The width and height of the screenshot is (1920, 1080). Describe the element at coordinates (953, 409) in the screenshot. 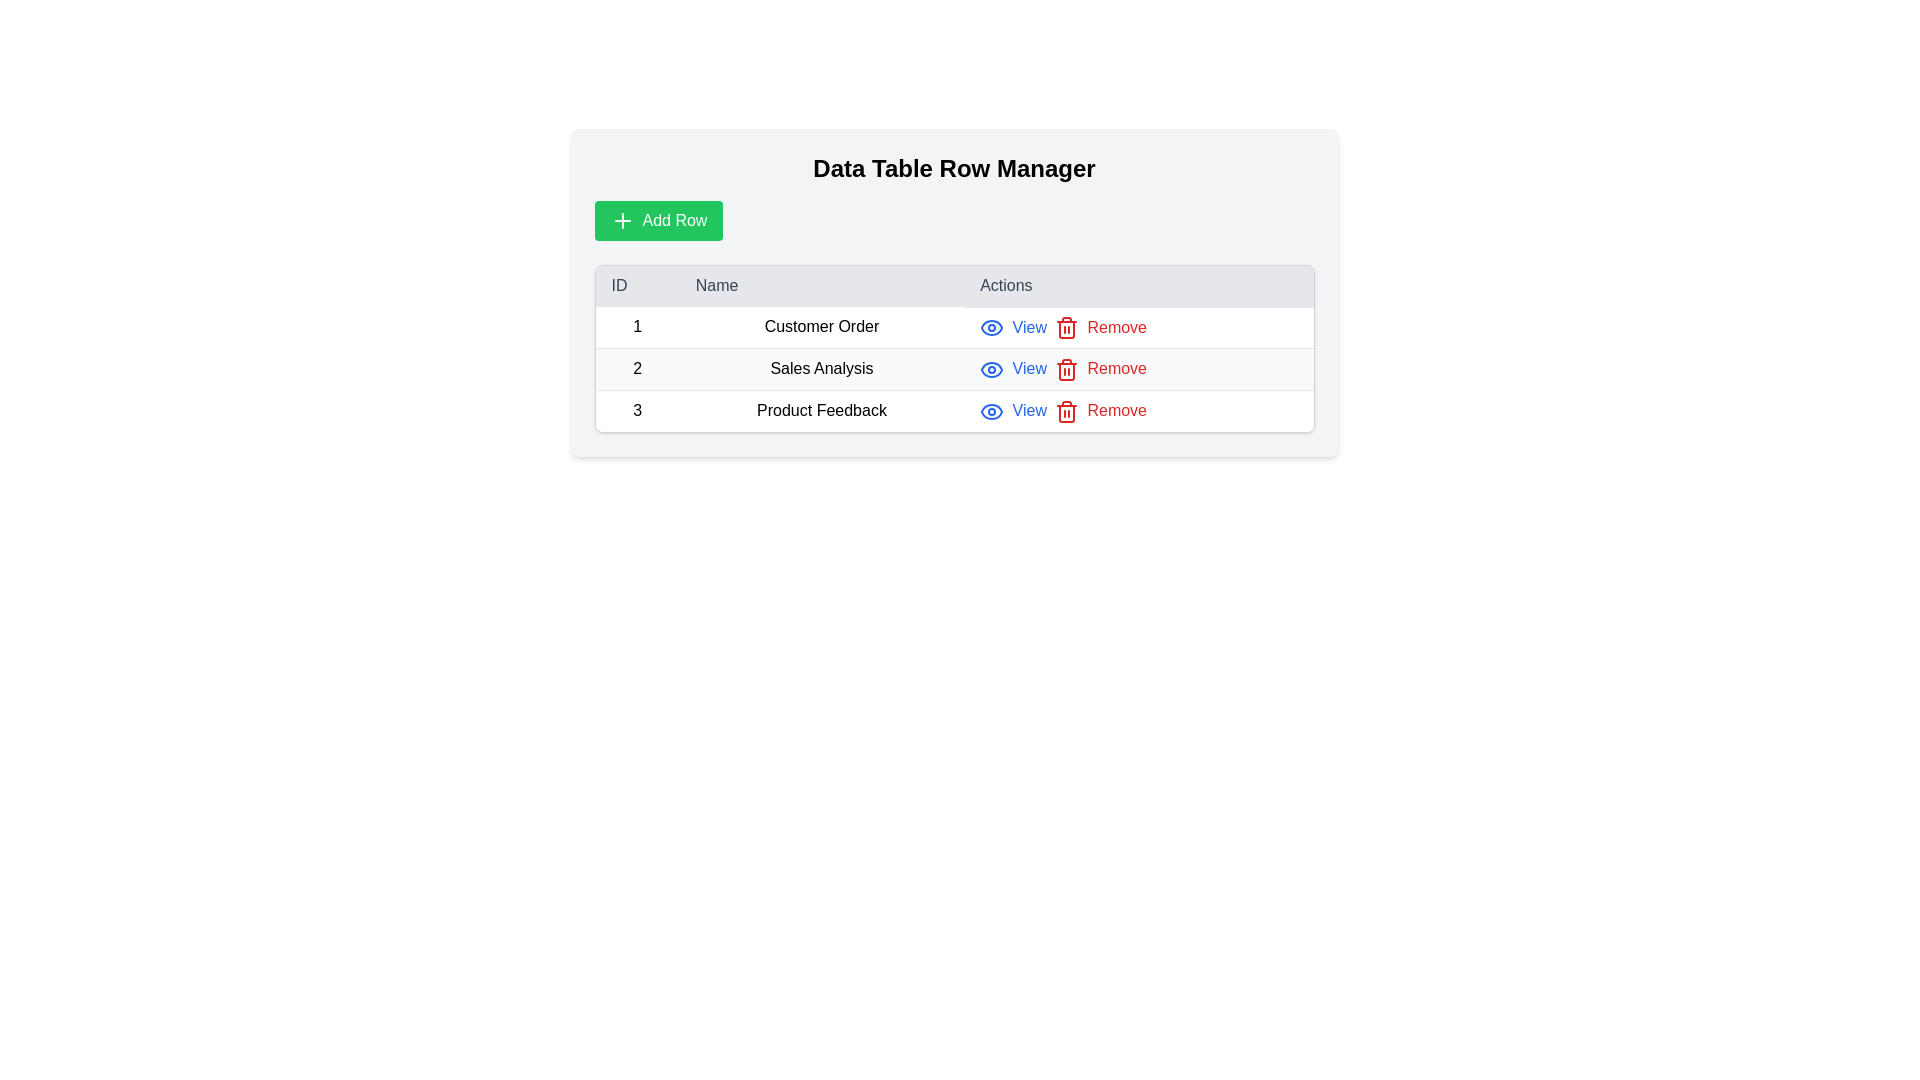

I see `the 'View' or 'Remove' button in the third row of the tabular data view labeled with ID '3' and name 'Product Feedback'` at that location.